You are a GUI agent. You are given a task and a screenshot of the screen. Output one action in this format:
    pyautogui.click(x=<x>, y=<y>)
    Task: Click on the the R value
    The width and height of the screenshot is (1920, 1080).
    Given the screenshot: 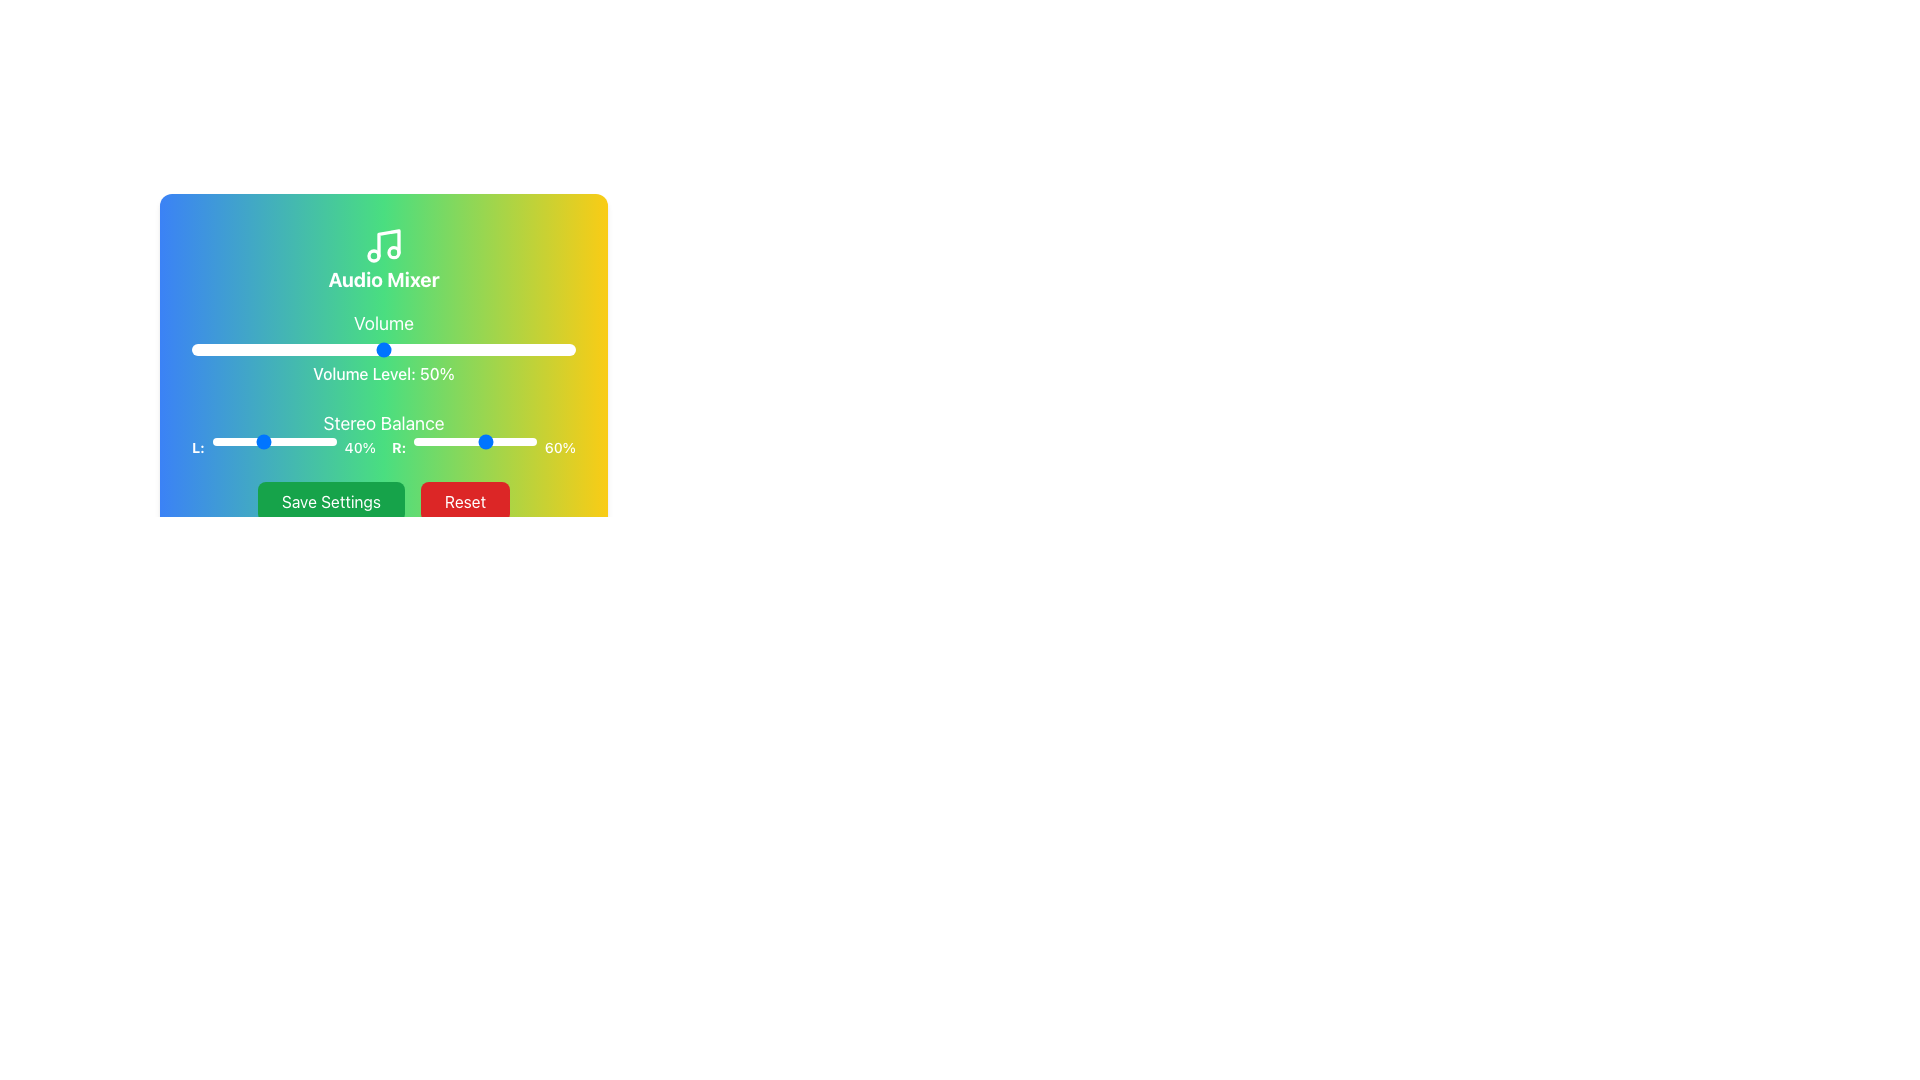 What is the action you would take?
    pyautogui.click(x=469, y=441)
    